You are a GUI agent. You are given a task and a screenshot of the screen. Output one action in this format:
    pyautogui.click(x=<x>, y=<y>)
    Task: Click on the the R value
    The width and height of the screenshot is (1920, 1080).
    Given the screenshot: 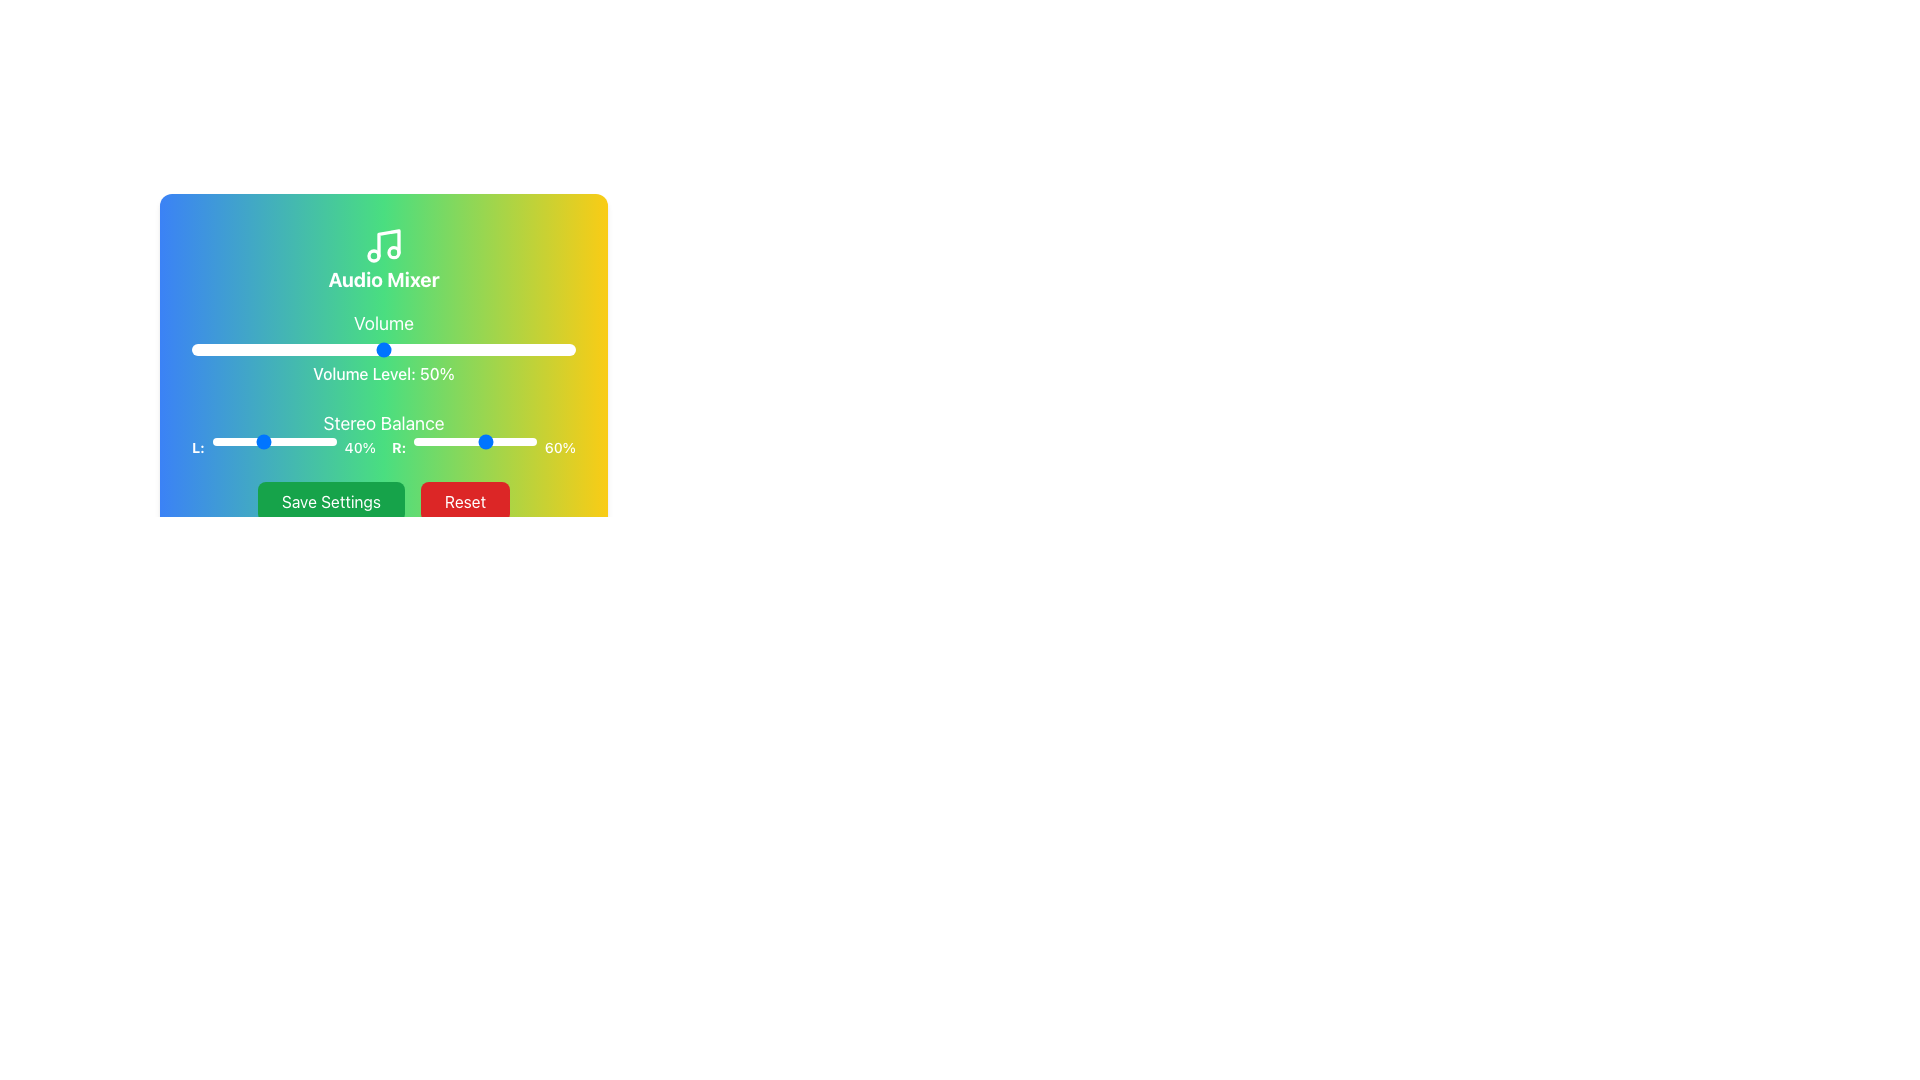 What is the action you would take?
    pyautogui.click(x=469, y=441)
    